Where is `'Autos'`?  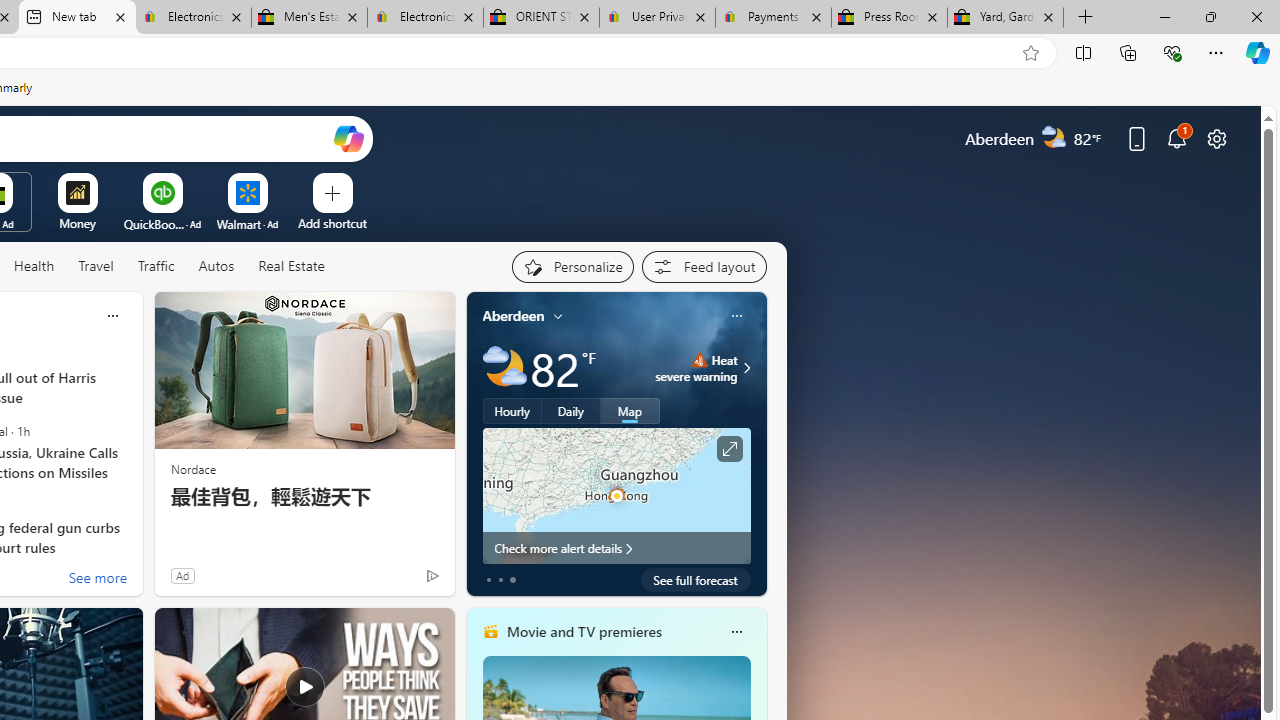 'Autos' is located at coordinates (216, 265).